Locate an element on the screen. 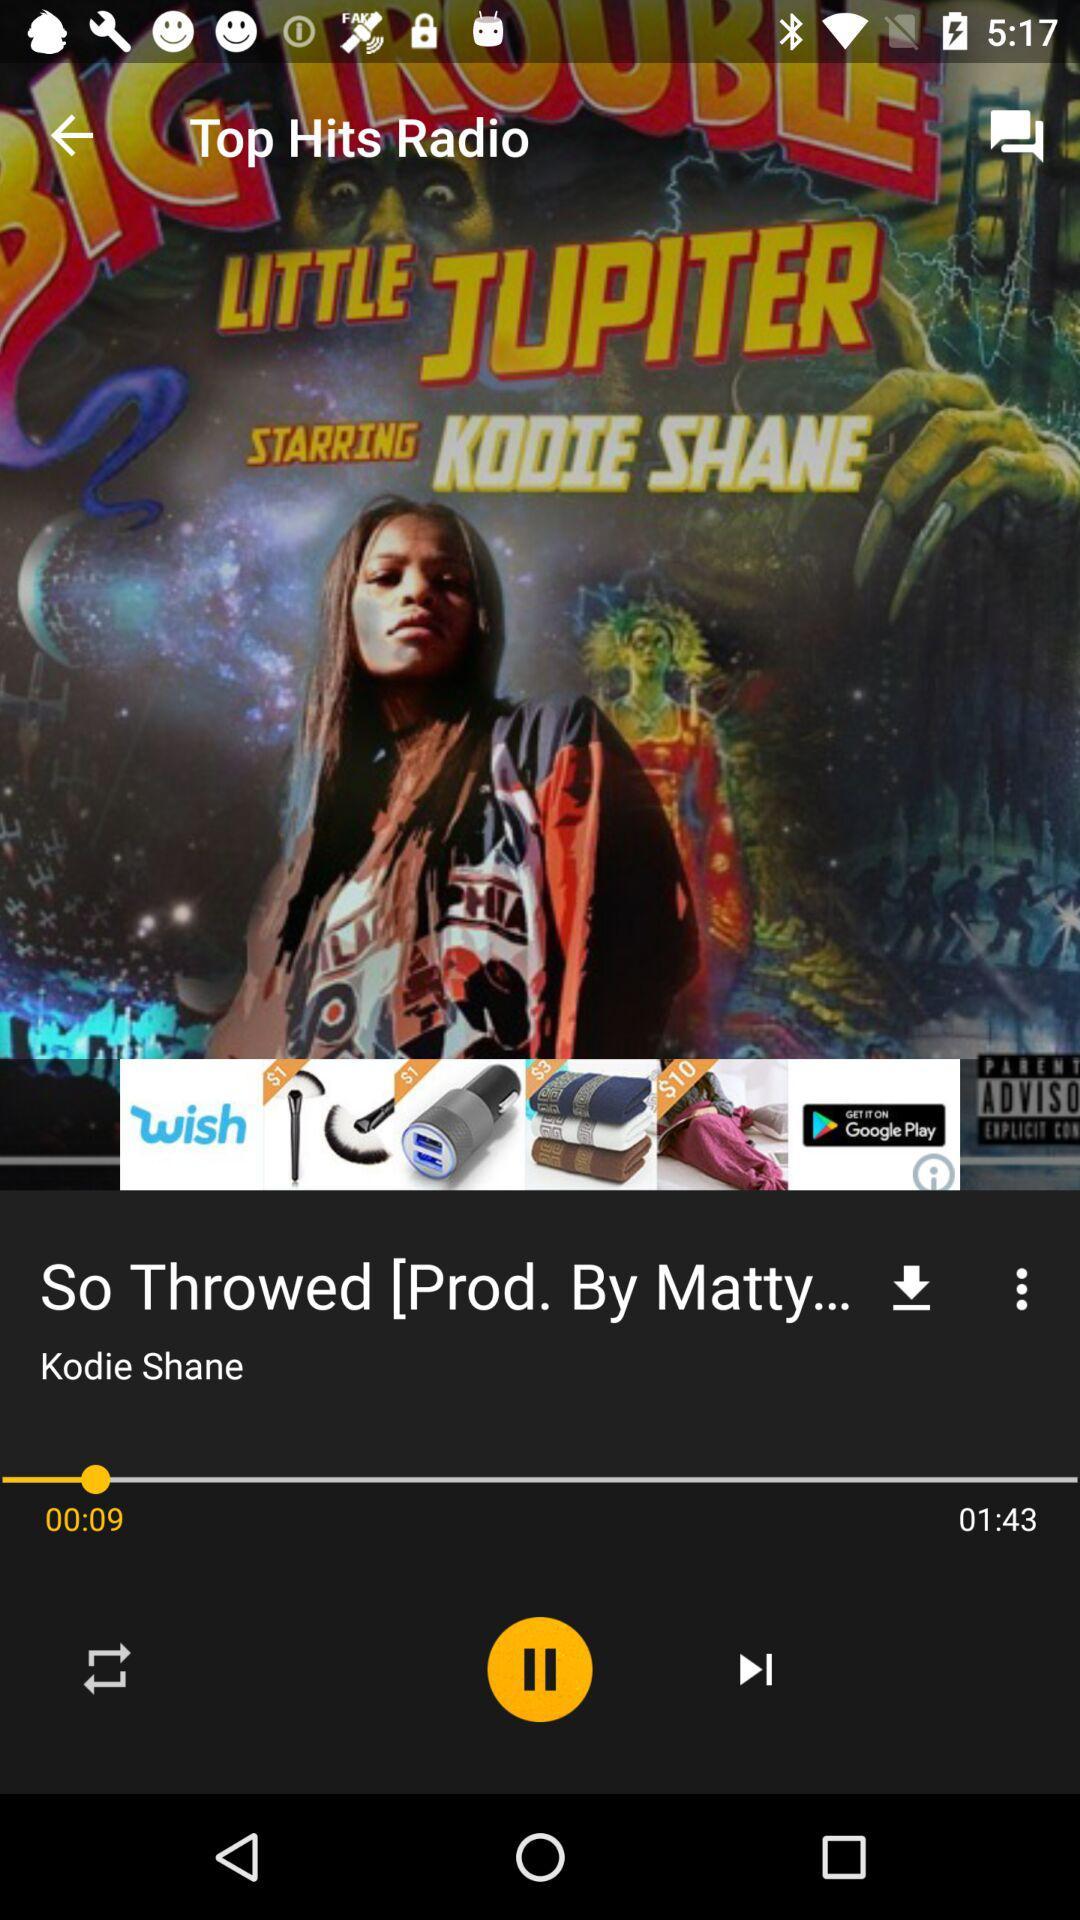  the app next to the top hits radio item is located at coordinates (72, 135).